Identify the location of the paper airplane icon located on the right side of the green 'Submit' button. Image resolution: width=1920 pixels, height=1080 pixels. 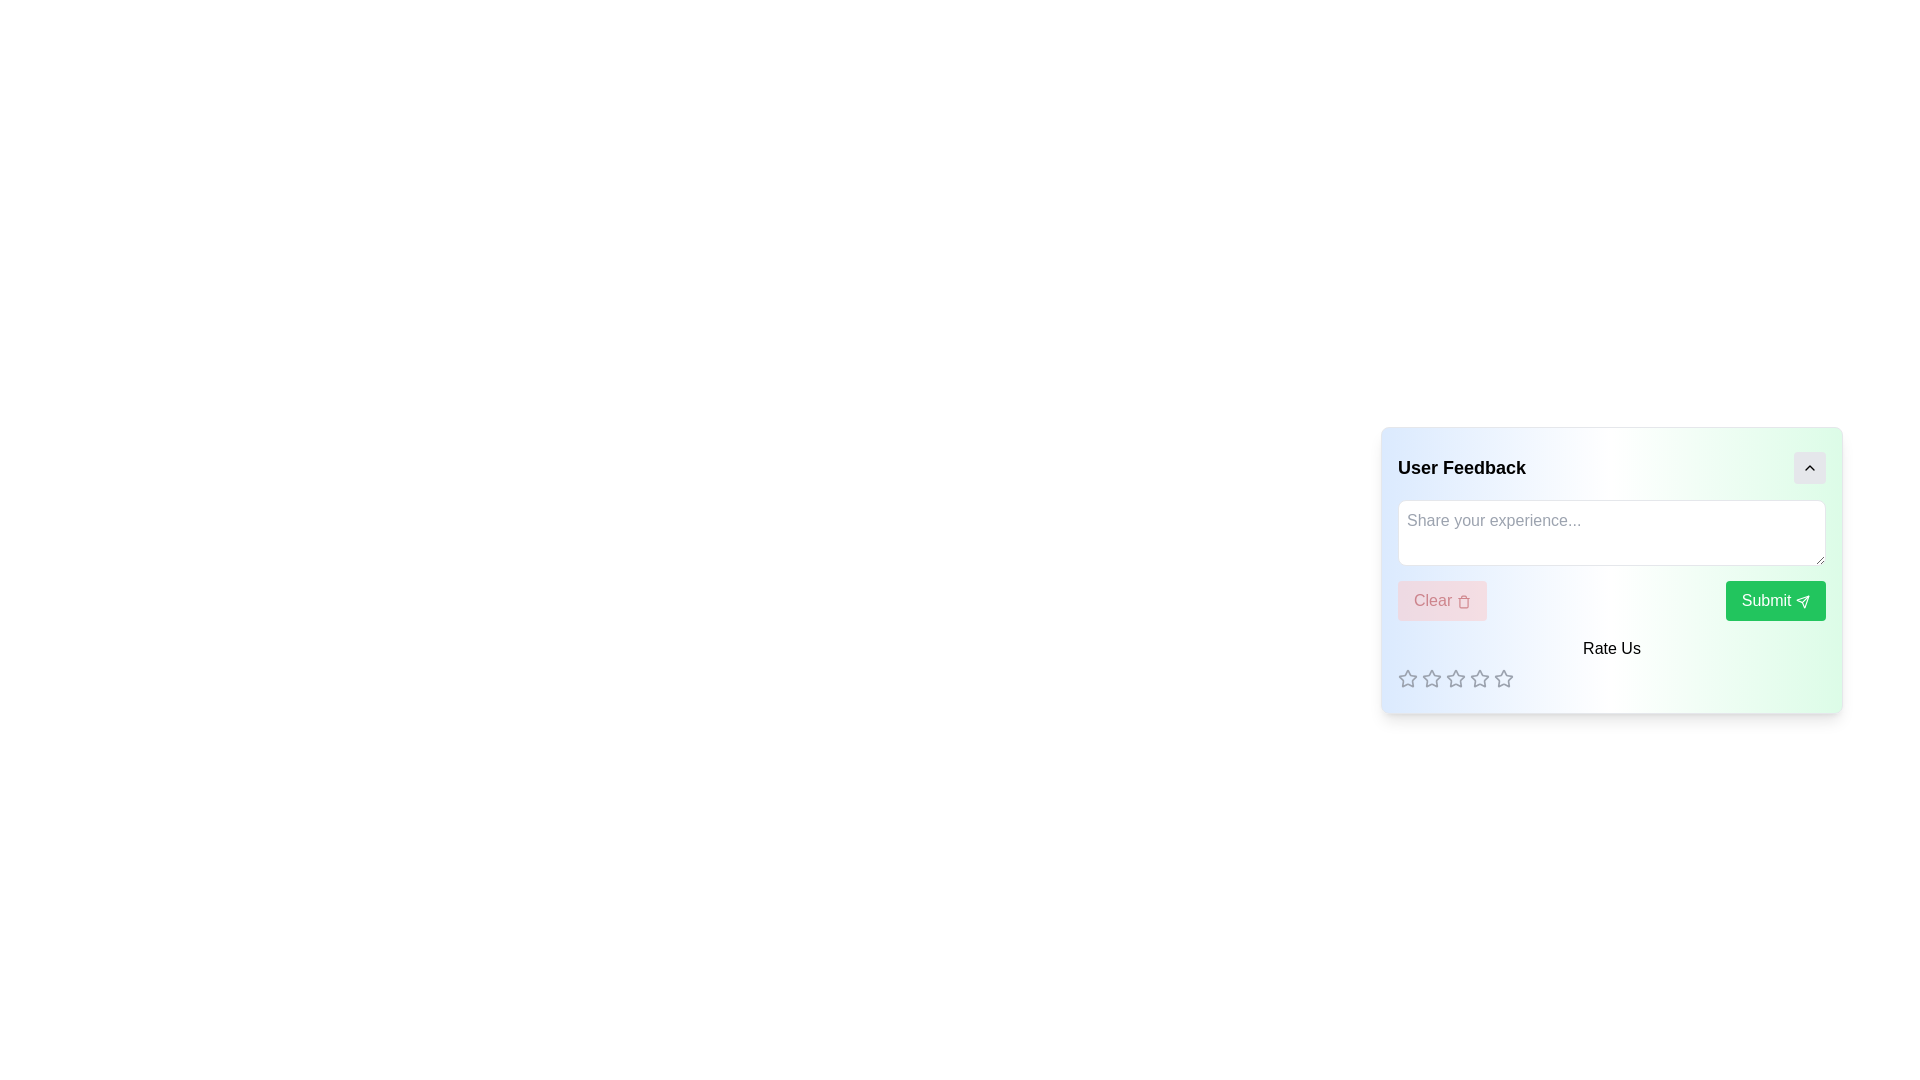
(1803, 600).